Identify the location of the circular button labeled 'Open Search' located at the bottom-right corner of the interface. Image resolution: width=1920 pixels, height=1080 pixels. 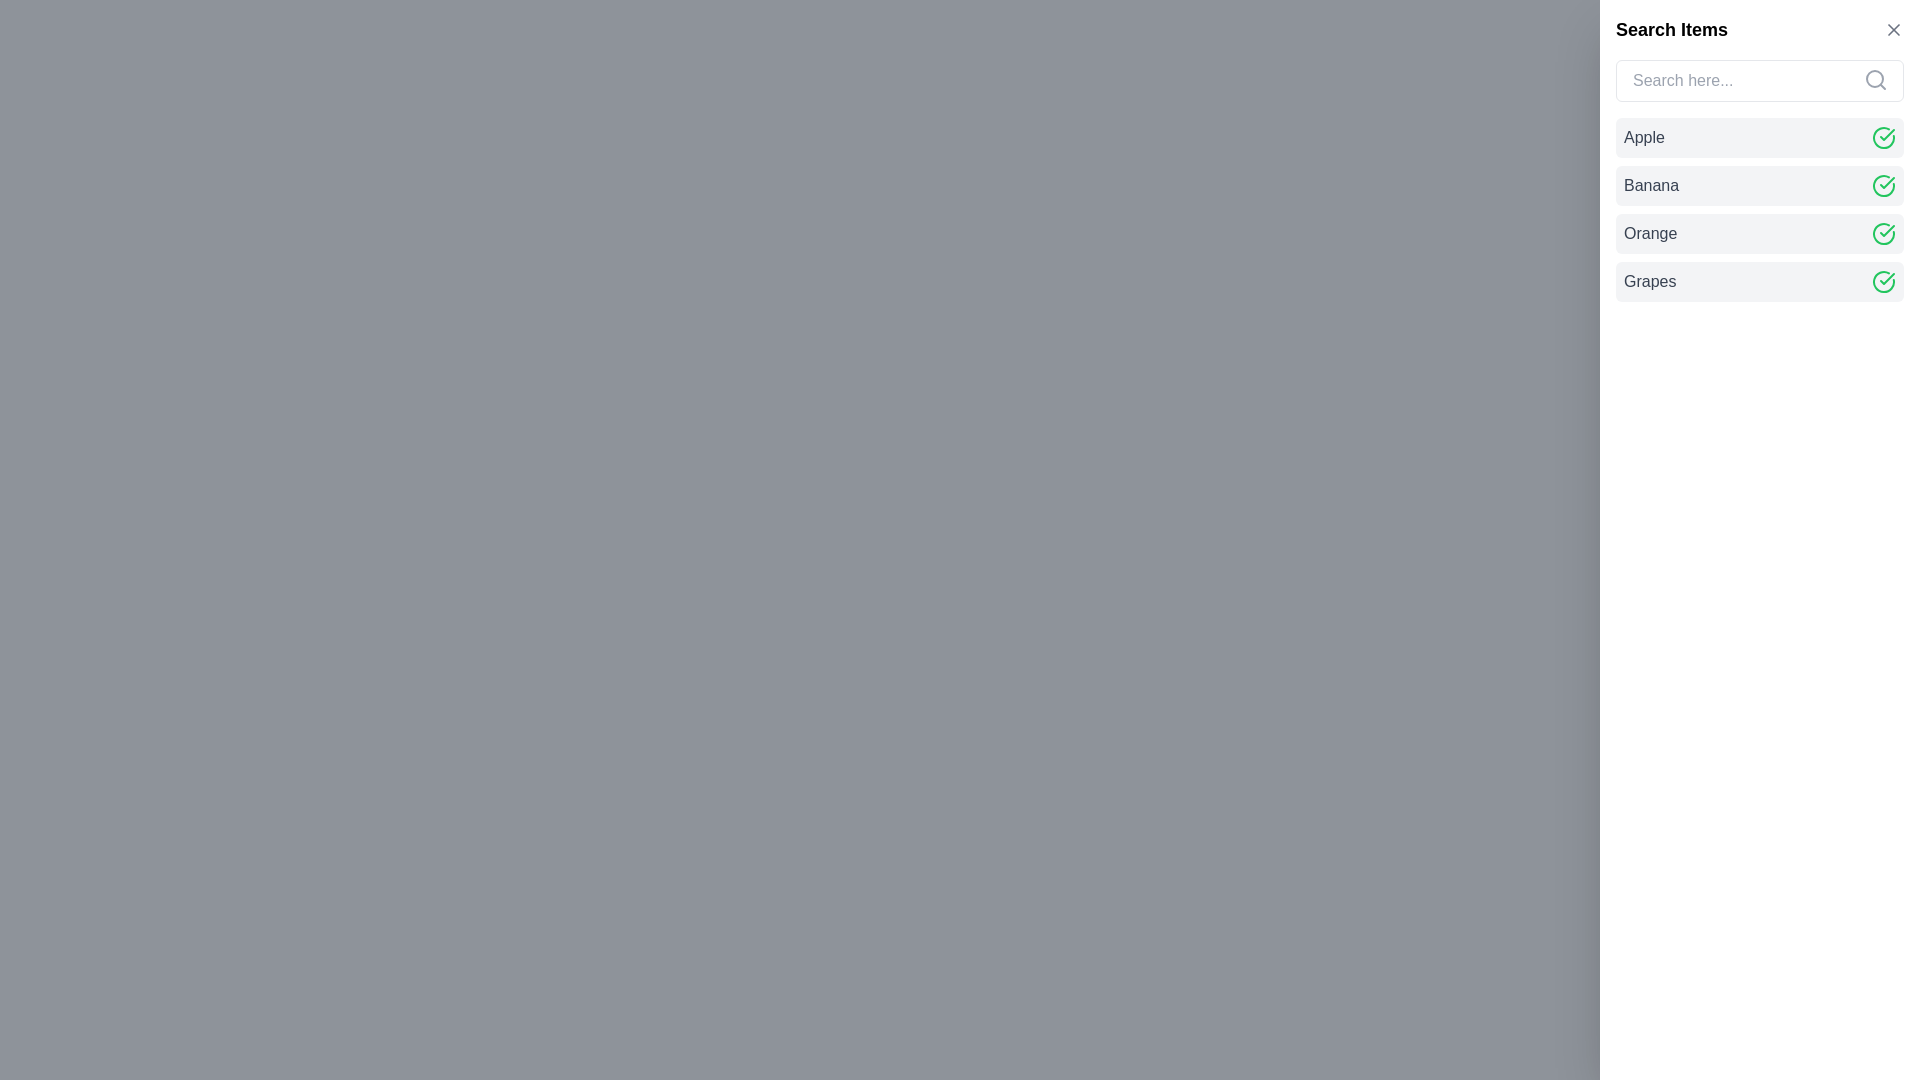
(1843, 1039).